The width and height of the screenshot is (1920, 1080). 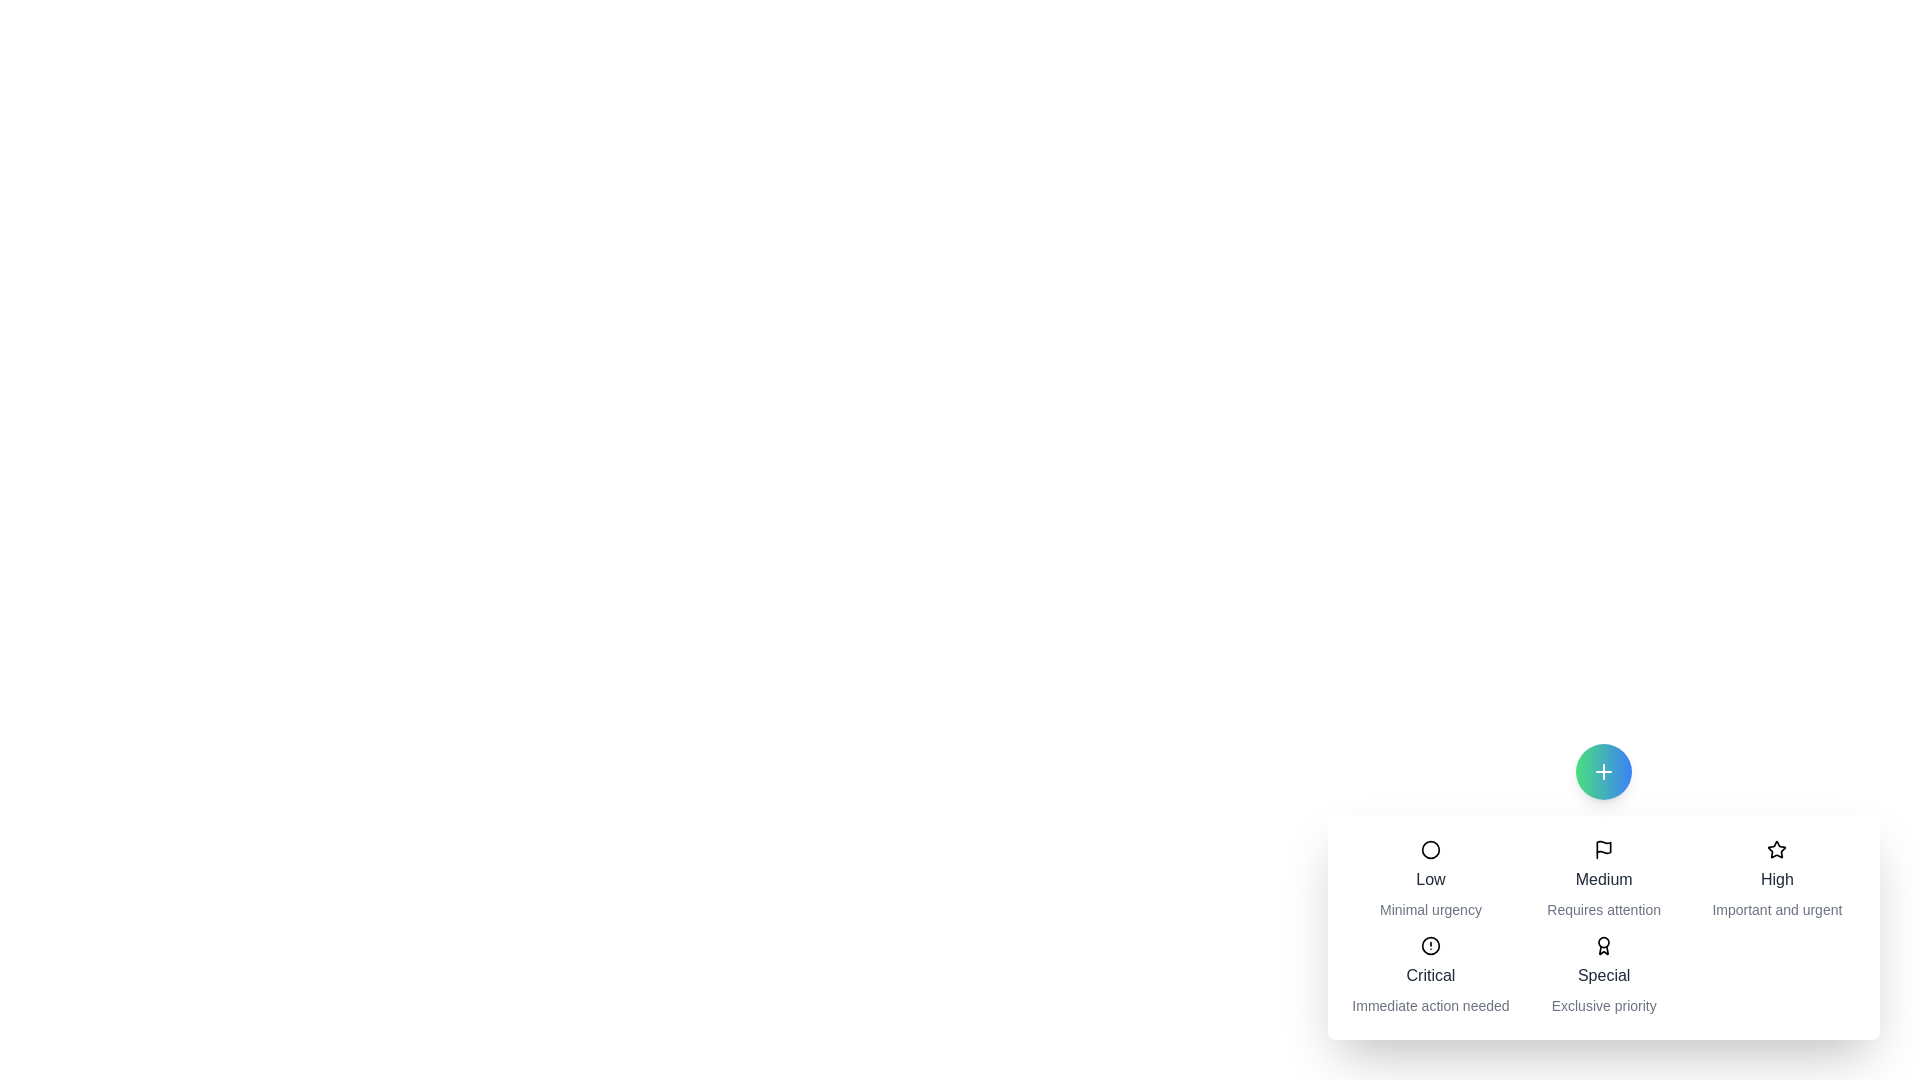 I want to click on '+' button to toggle the menu, so click(x=1603, y=770).